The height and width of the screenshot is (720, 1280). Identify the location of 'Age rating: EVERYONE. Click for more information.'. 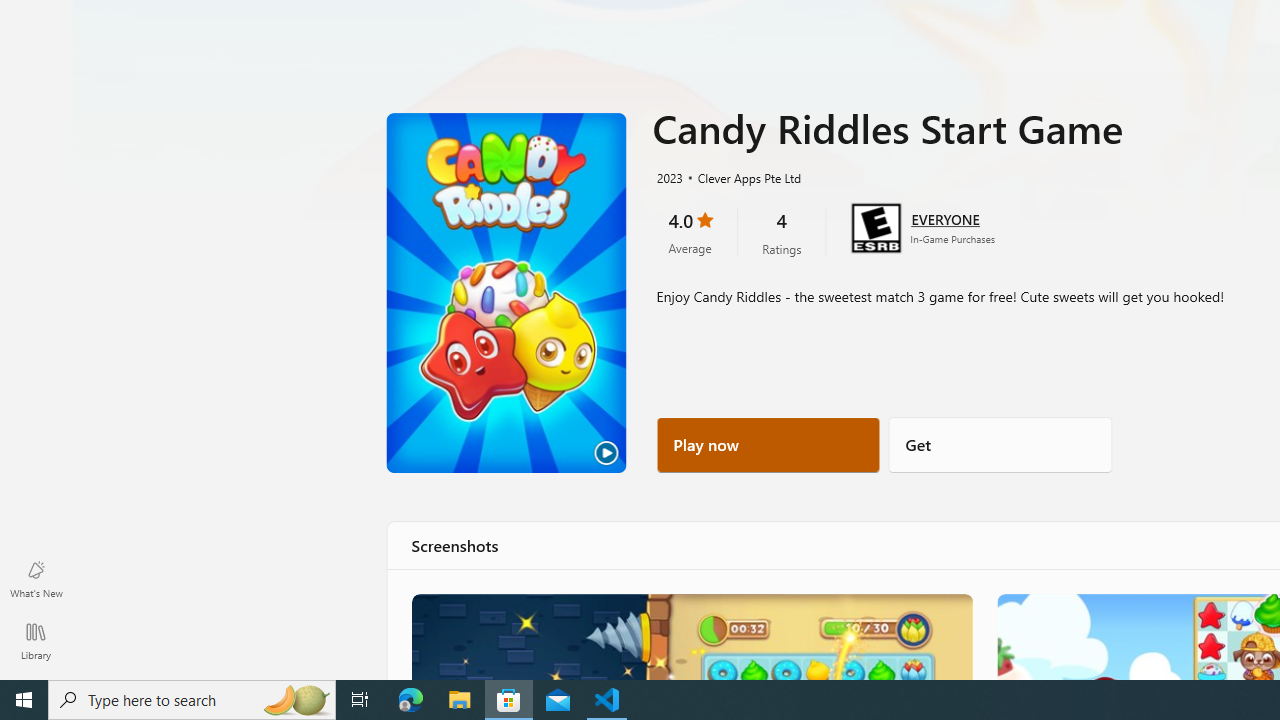
(944, 218).